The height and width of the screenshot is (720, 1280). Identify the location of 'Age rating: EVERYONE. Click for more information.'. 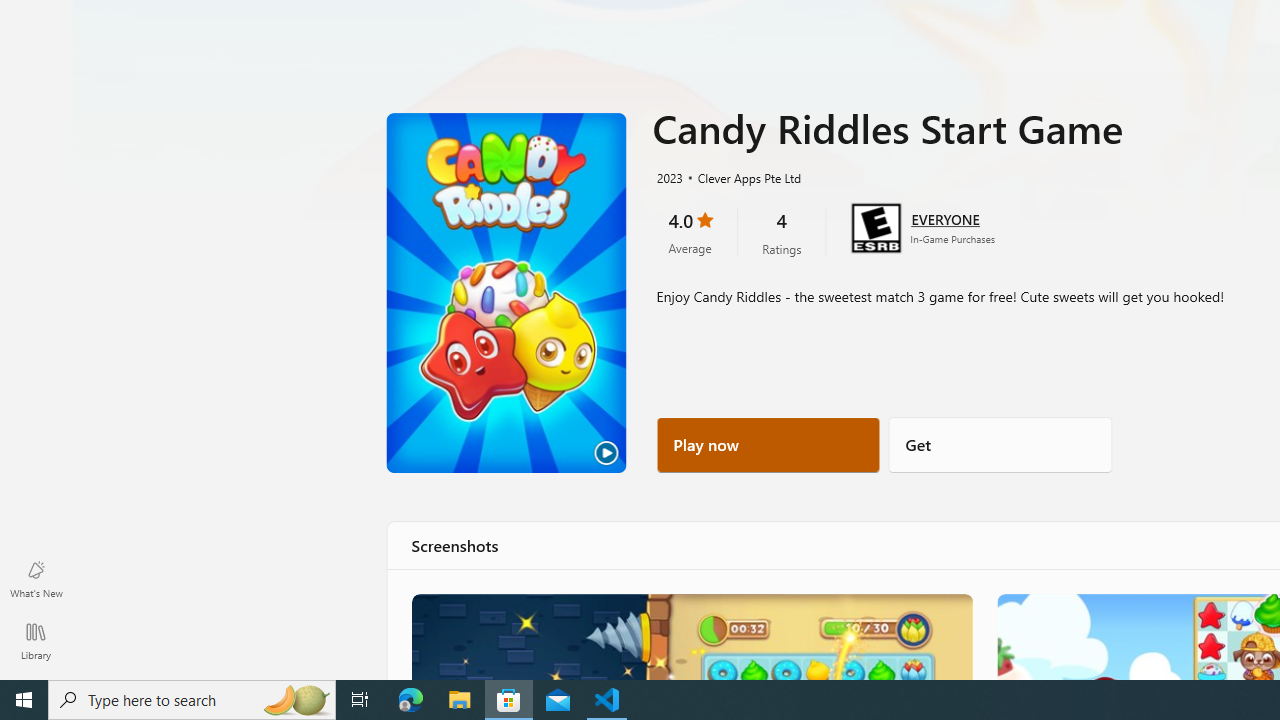
(944, 218).